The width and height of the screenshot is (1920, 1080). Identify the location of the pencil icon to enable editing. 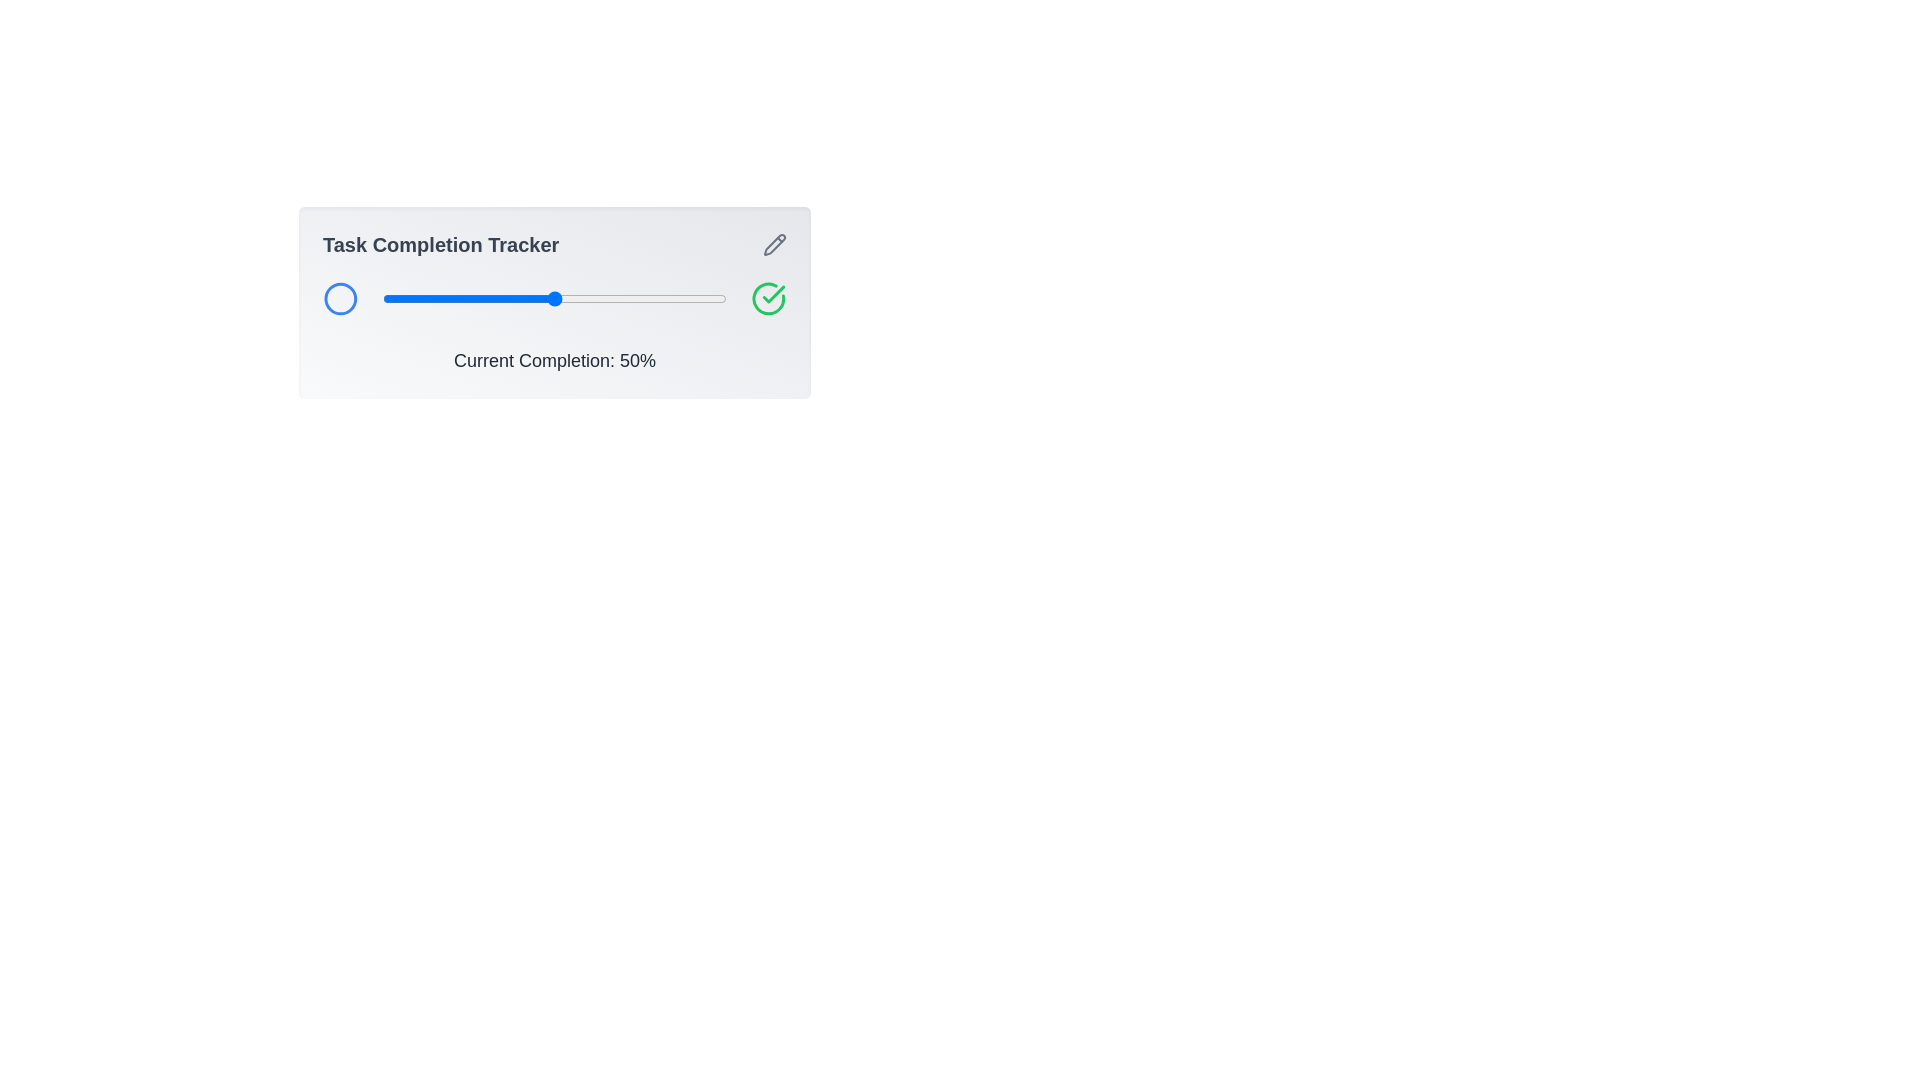
(773, 244).